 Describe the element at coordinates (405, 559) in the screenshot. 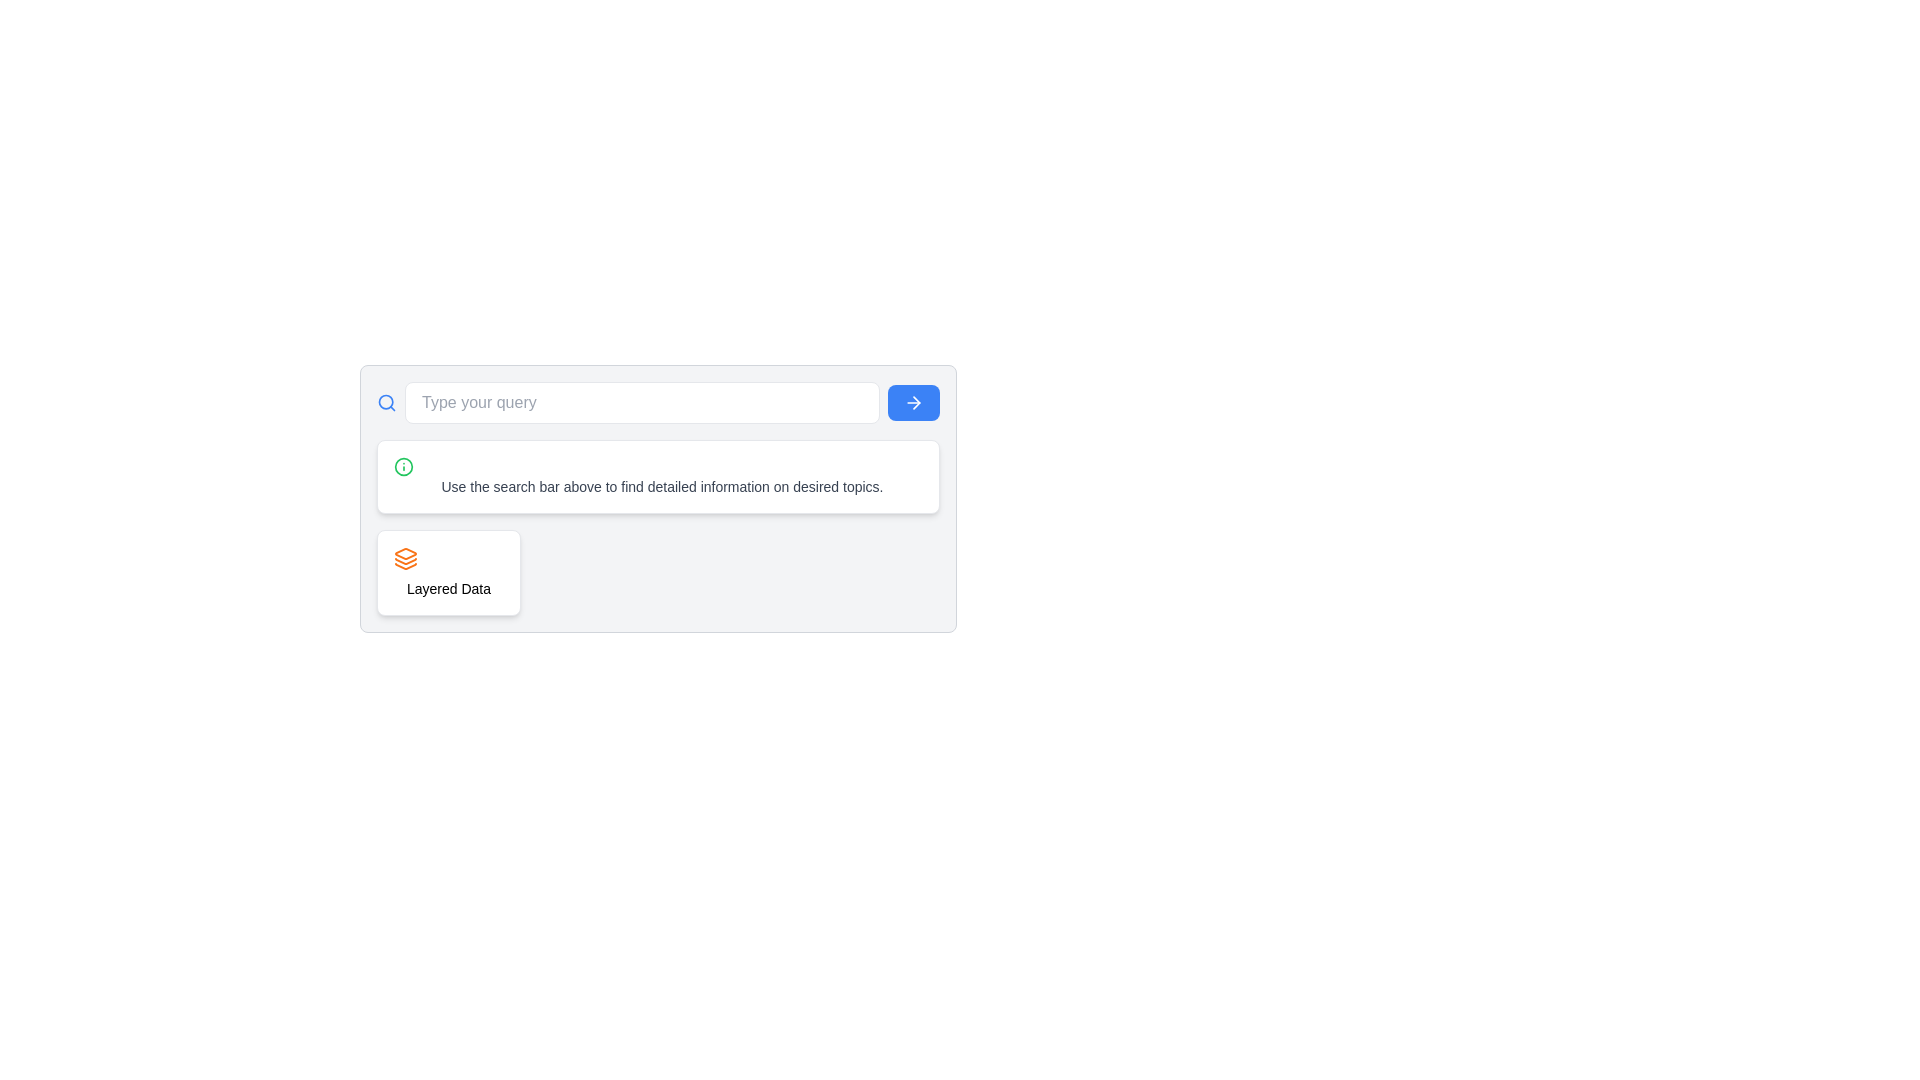

I see `the icon representing layered data functionality located in the white rounded rectangle section titled 'Layered Data'` at that location.